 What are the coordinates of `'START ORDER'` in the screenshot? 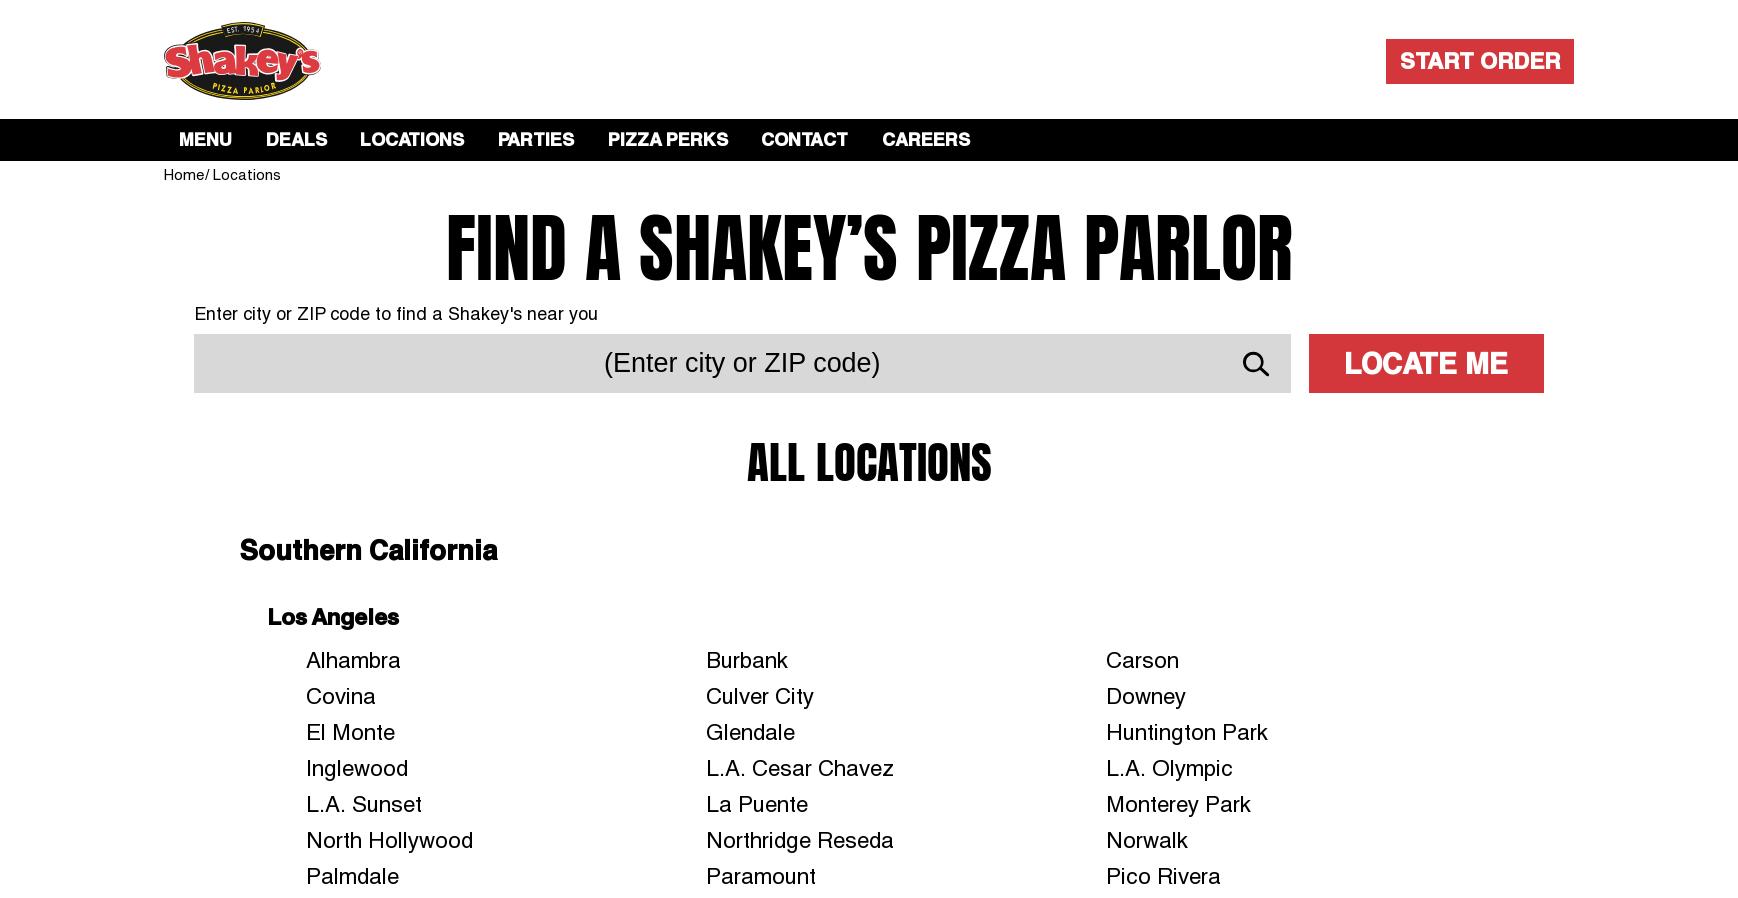 It's located at (1480, 58).